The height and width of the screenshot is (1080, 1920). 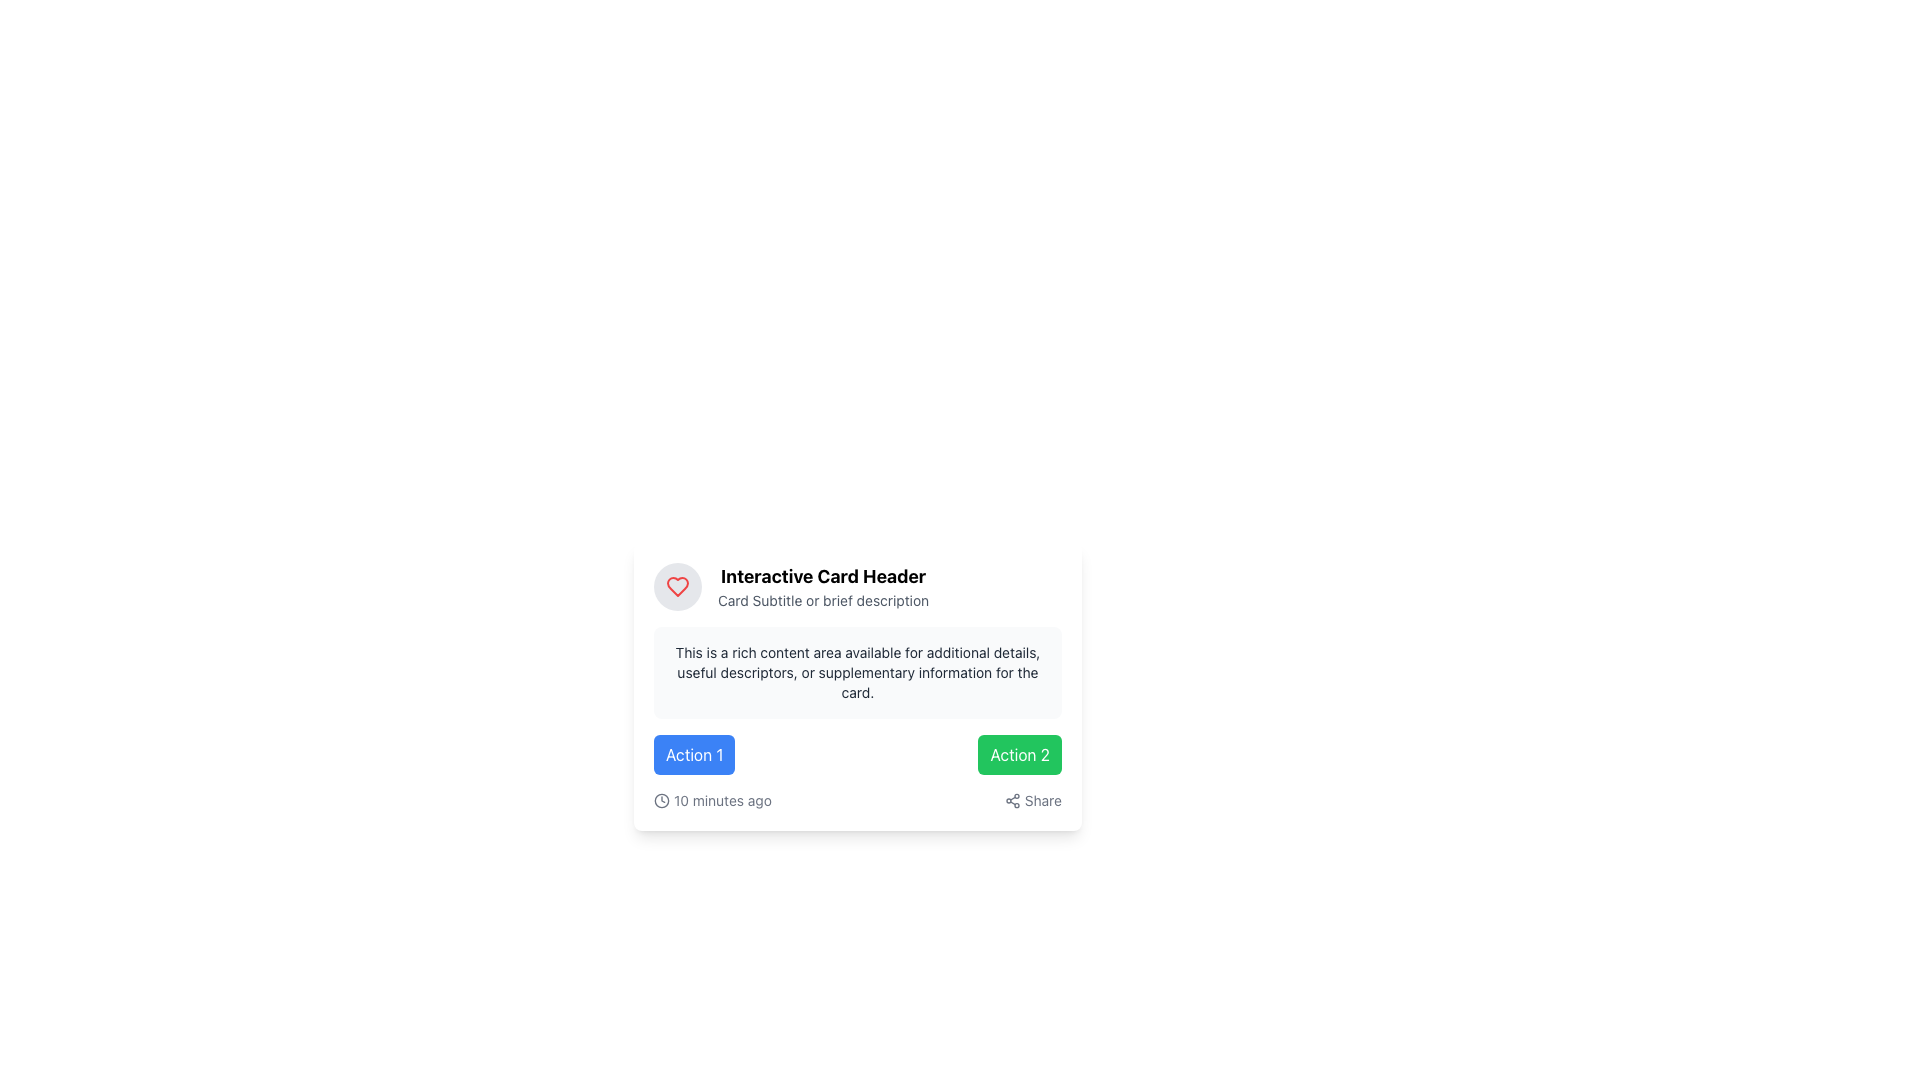 I want to click on the time icon located in the bottom-left section of the card layout, which visually precedes the text '10 minutes ago', so click(x=662, y=800).